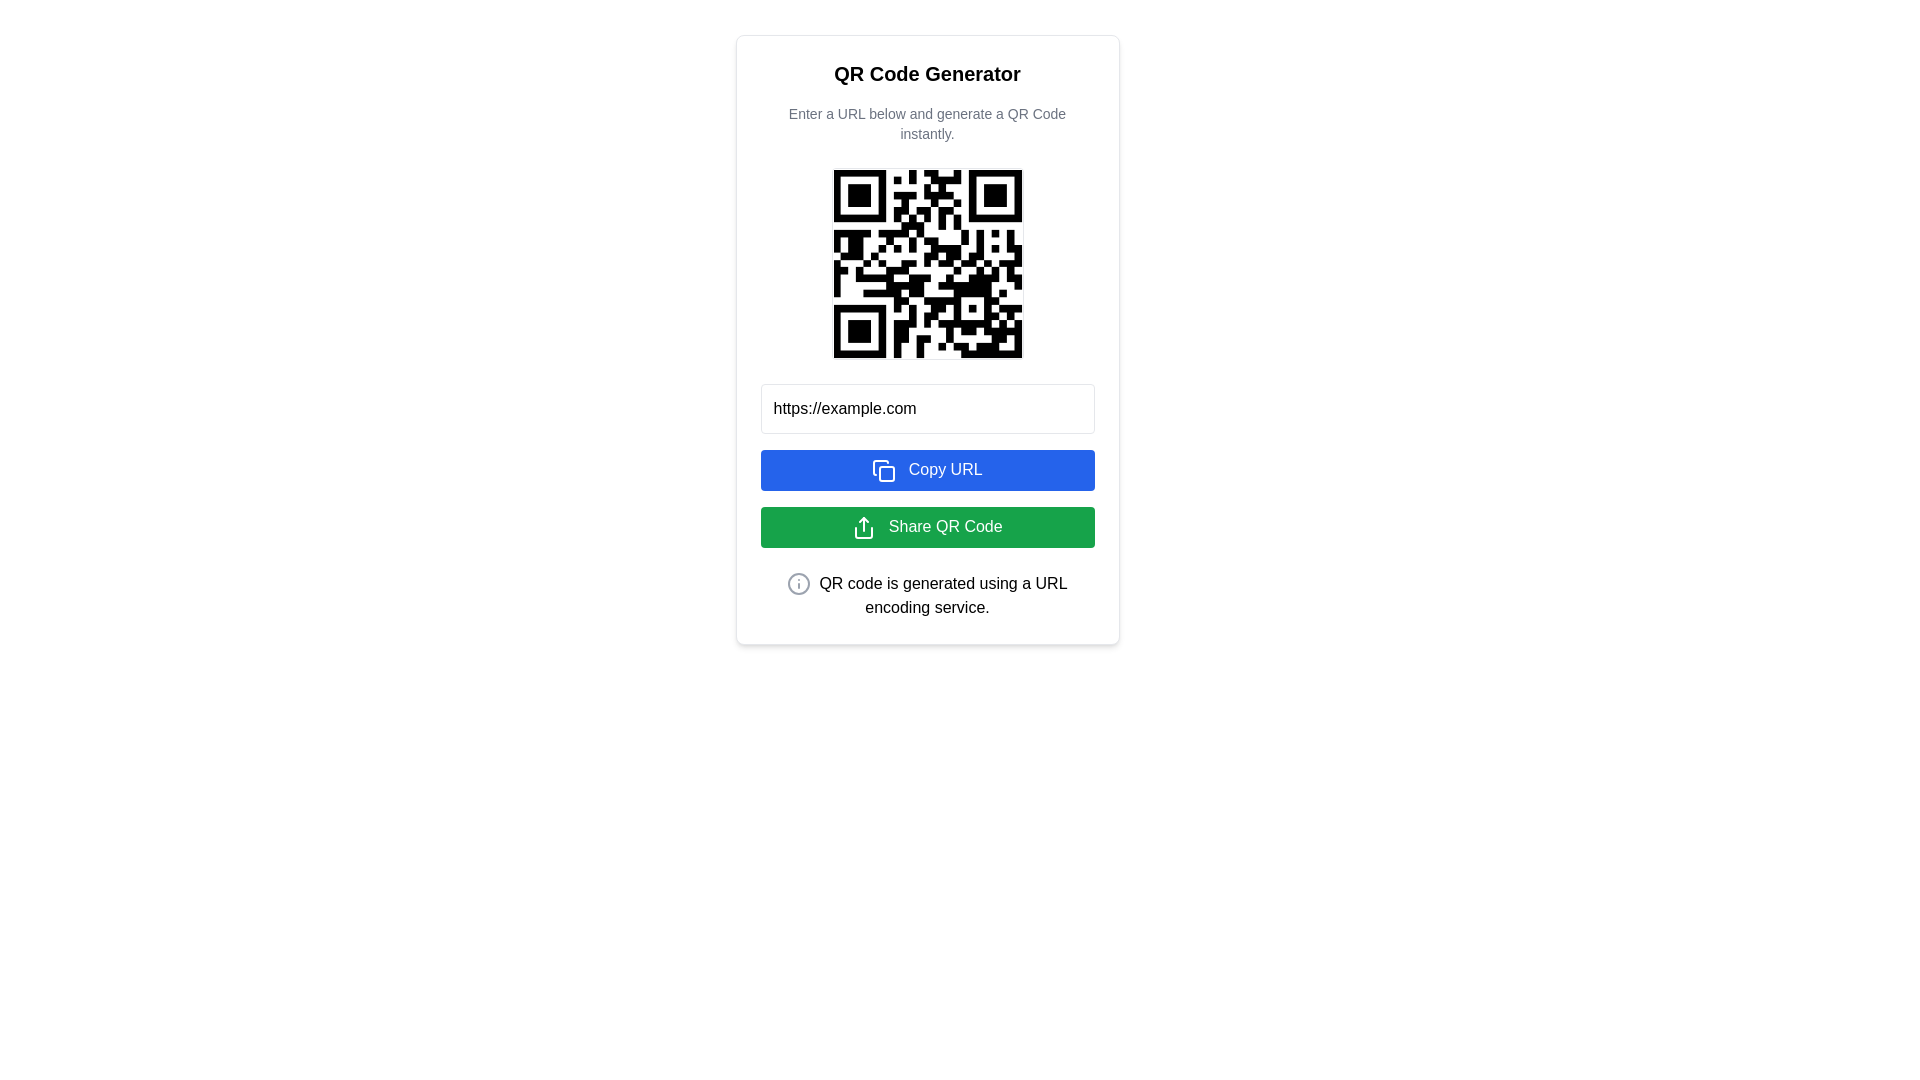 The image size is (1920, 1080). I want to click on the QR code image, so click(926, 262).